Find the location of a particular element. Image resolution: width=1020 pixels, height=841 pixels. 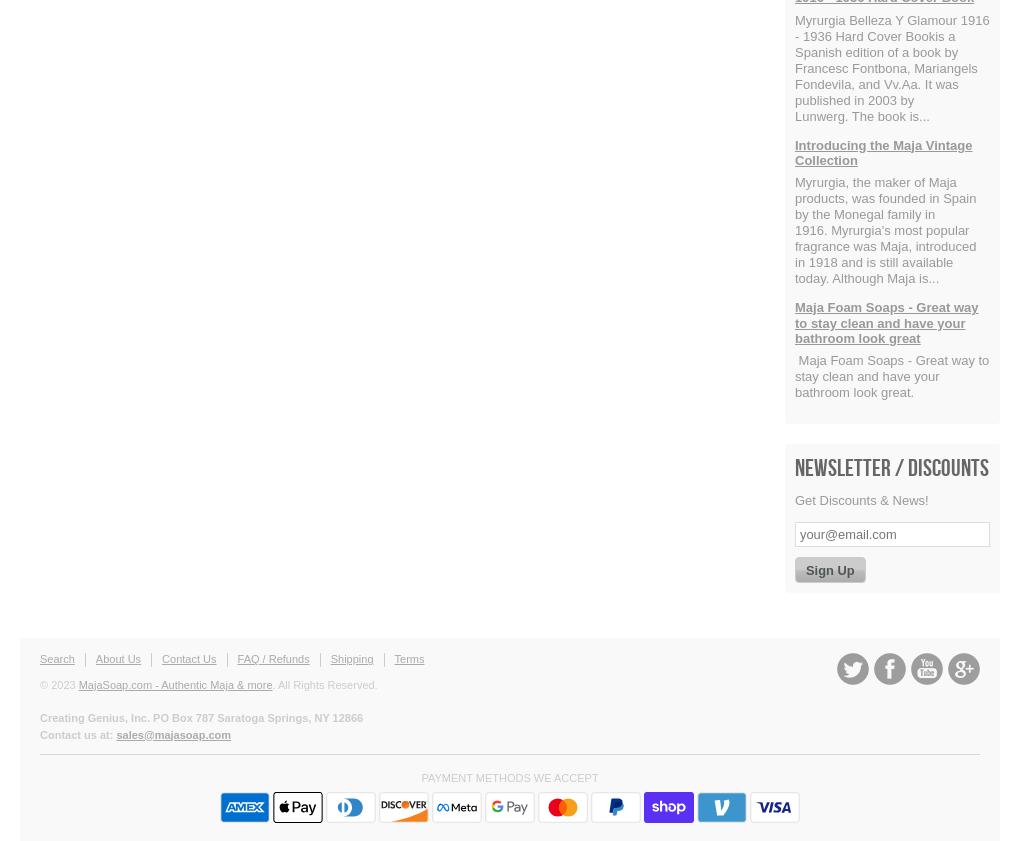

'Newsletter / Discounts' is located at coordinates (890, 468).